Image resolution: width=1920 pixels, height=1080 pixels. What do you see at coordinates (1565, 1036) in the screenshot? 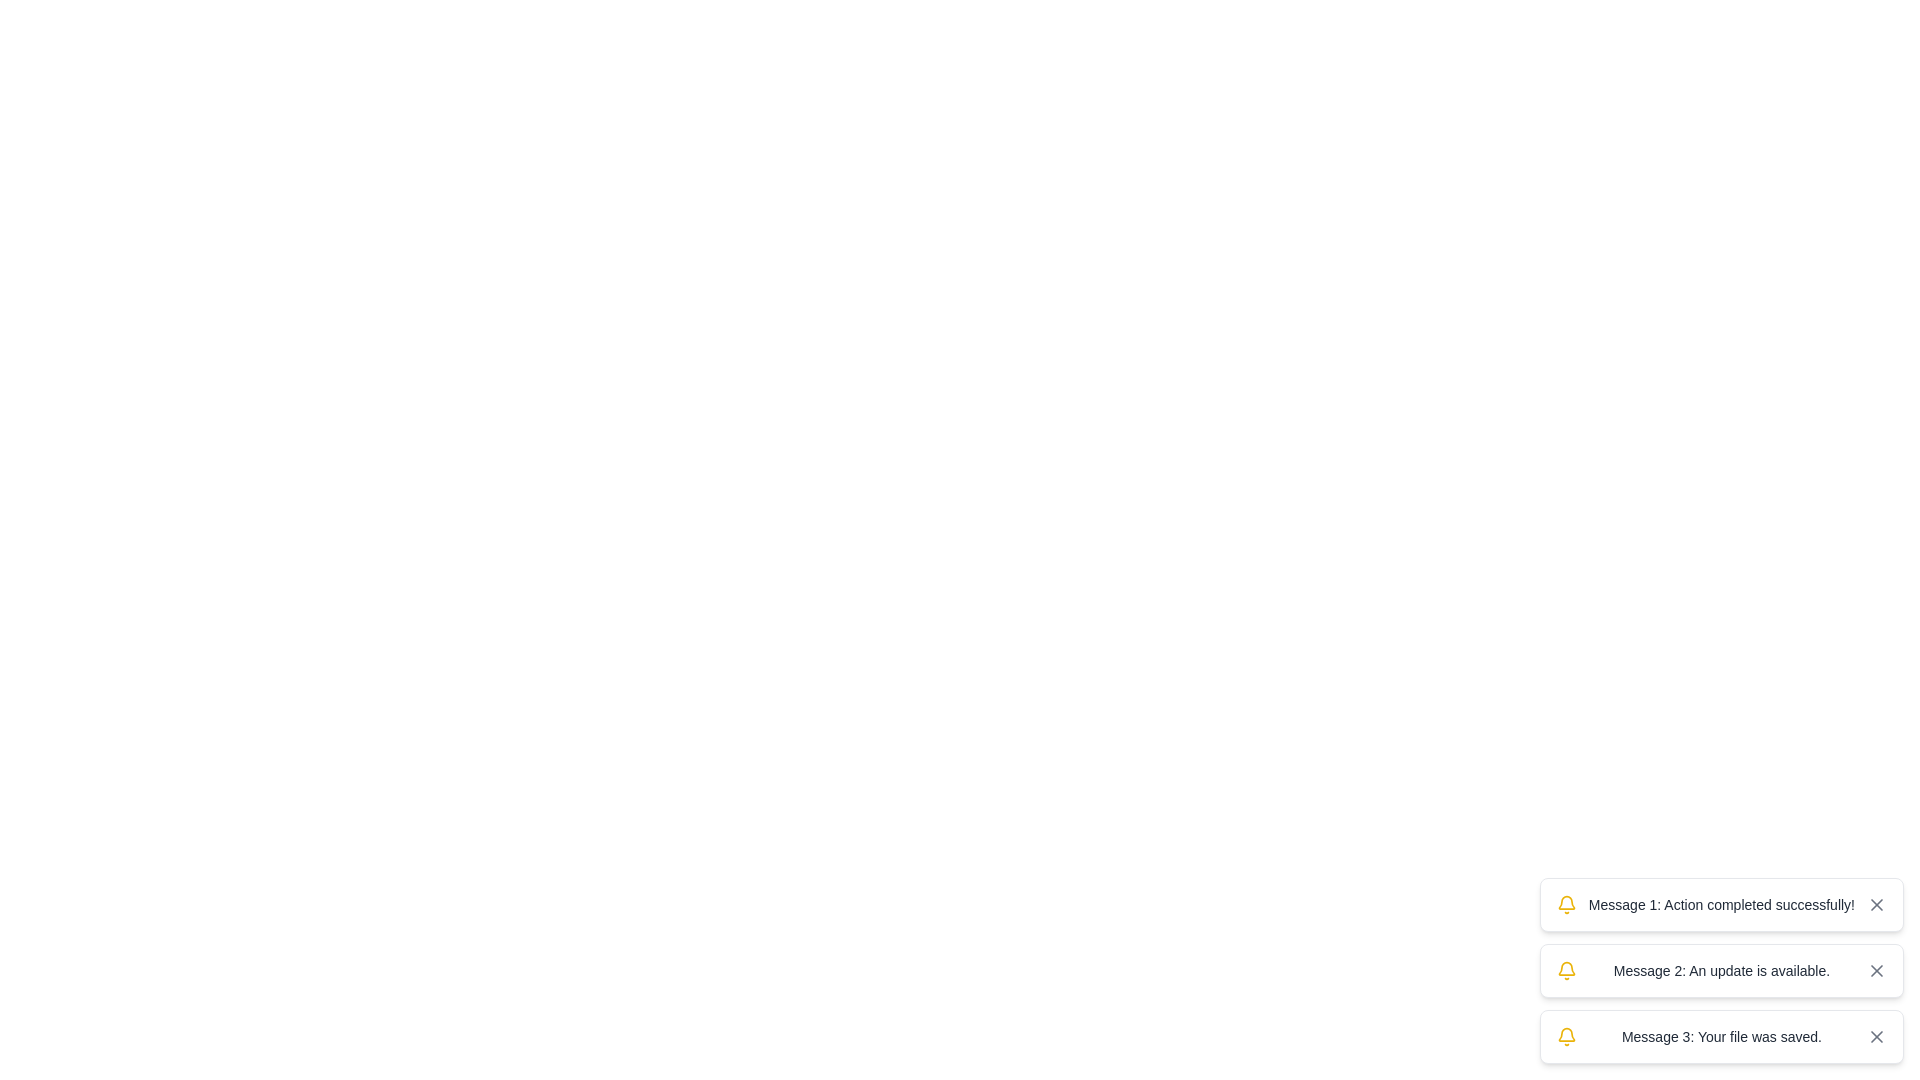
I see `the bell-shaped icon with a yellow hue, which is located at the leftmost part of the third notification card next to the text 'Message 3: Your file was saved.'` at bounding box center [1565, 1036].